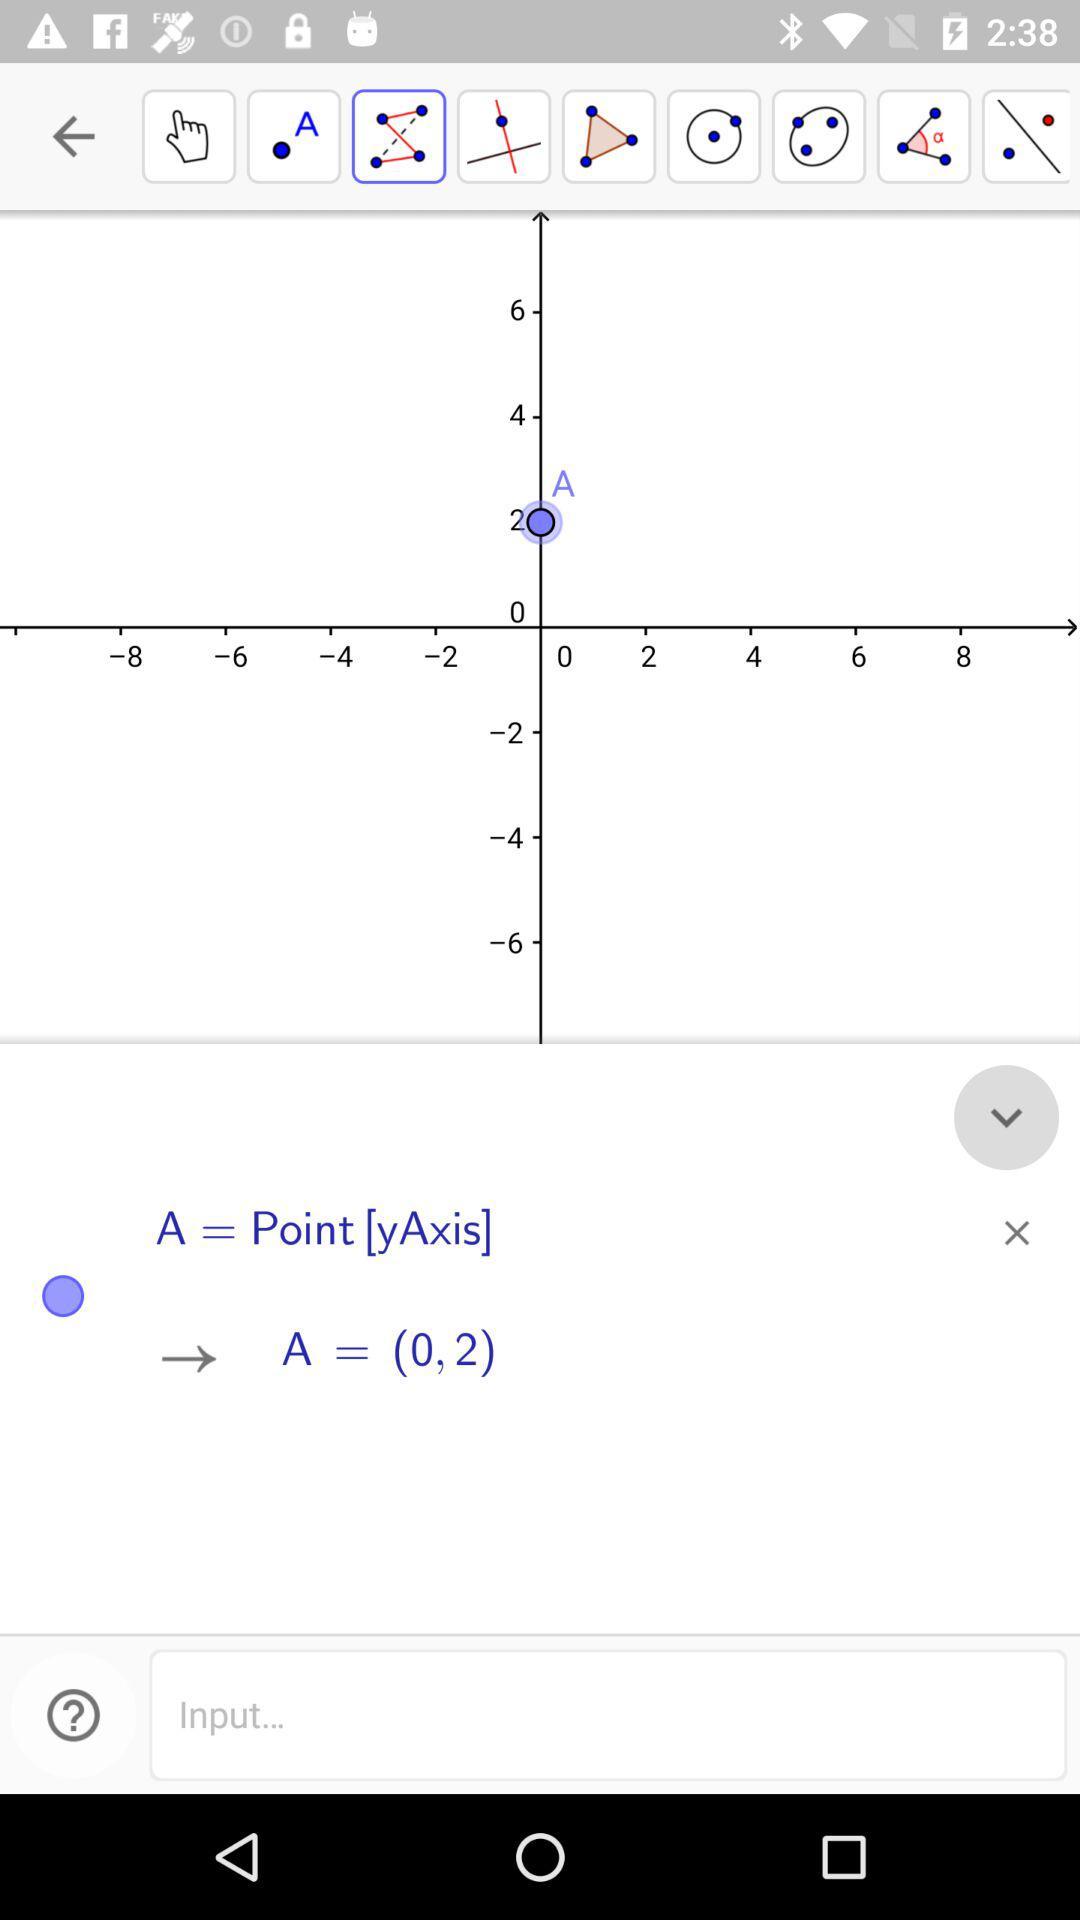 This screenshot has height=1920, width=1080. Describe the element at coordinates (1017, 1232) in the screenshot. I see `close symbol` at that location.